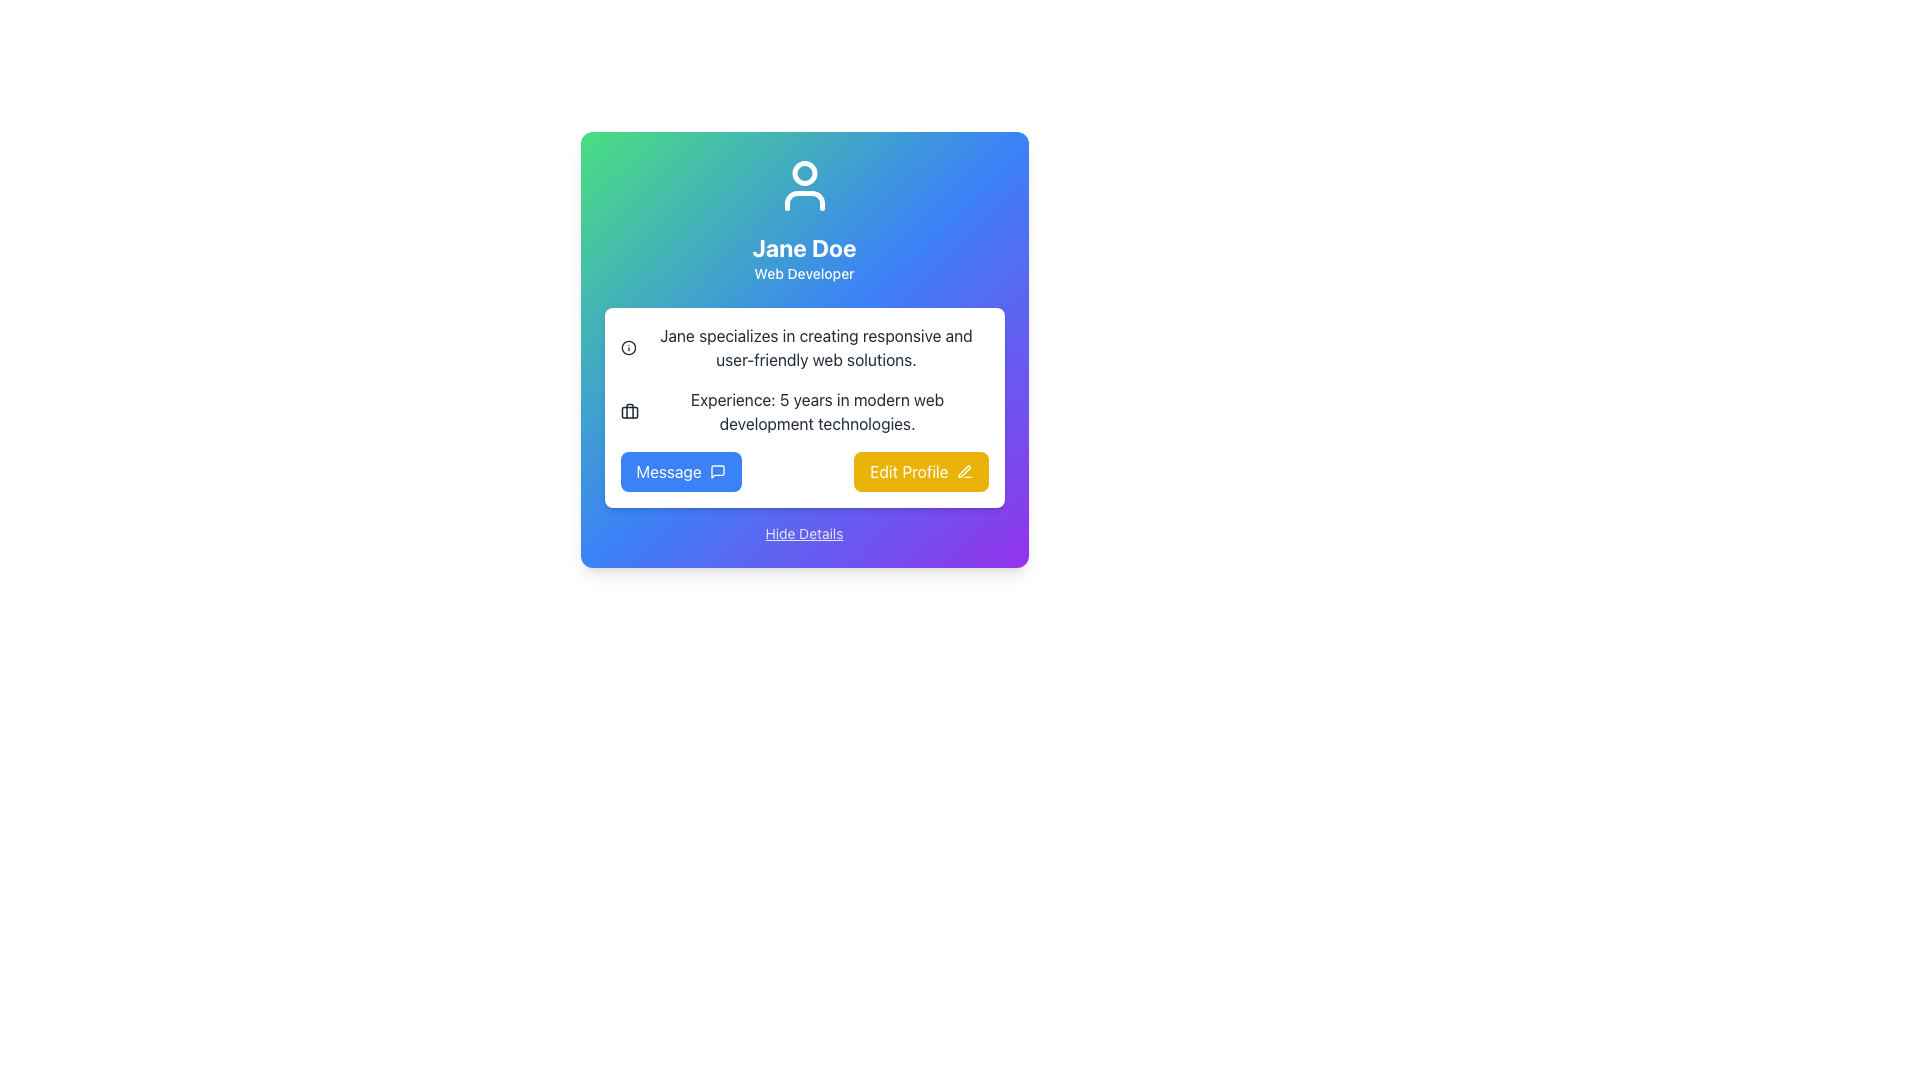 This screenshot has width=1920, height=1080. I want to click on the blue SVG Circle Element representing a user profile image, located at the upper central region of the profile card layout, so click(804, 172).